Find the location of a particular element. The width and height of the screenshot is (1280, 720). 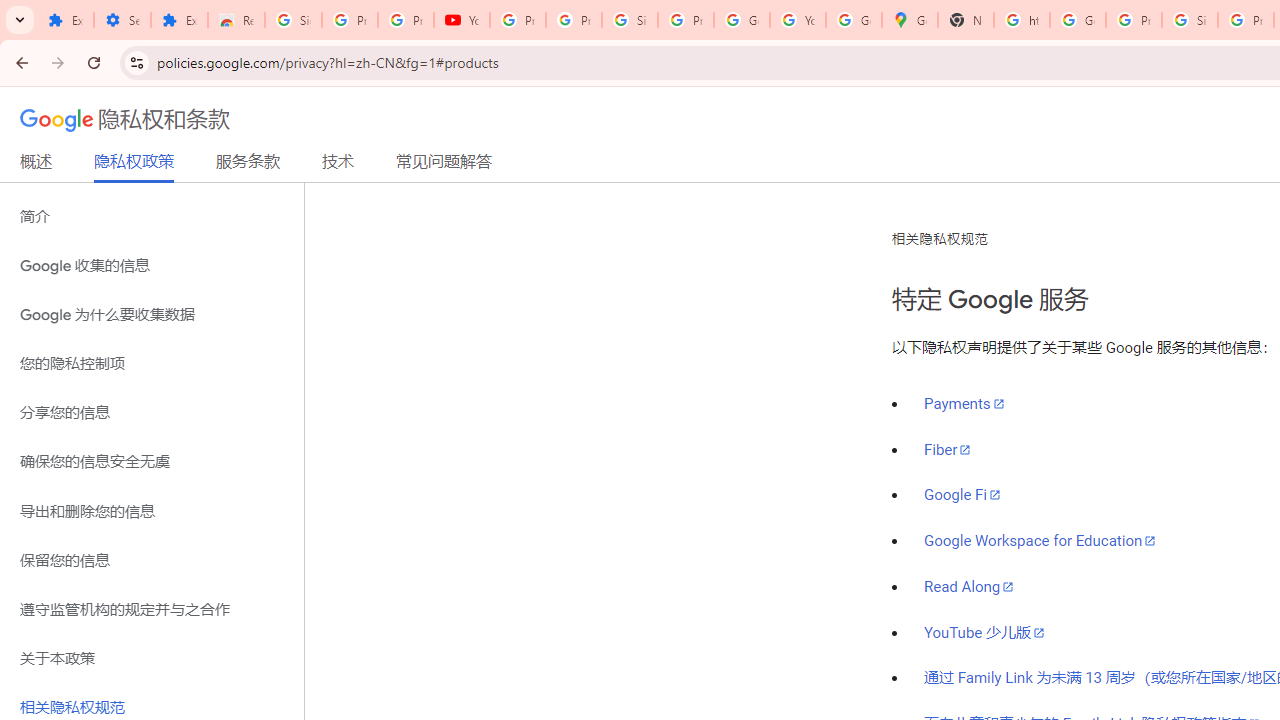

'https://scholar.google.com/' is located at coordinates (1022, 20).